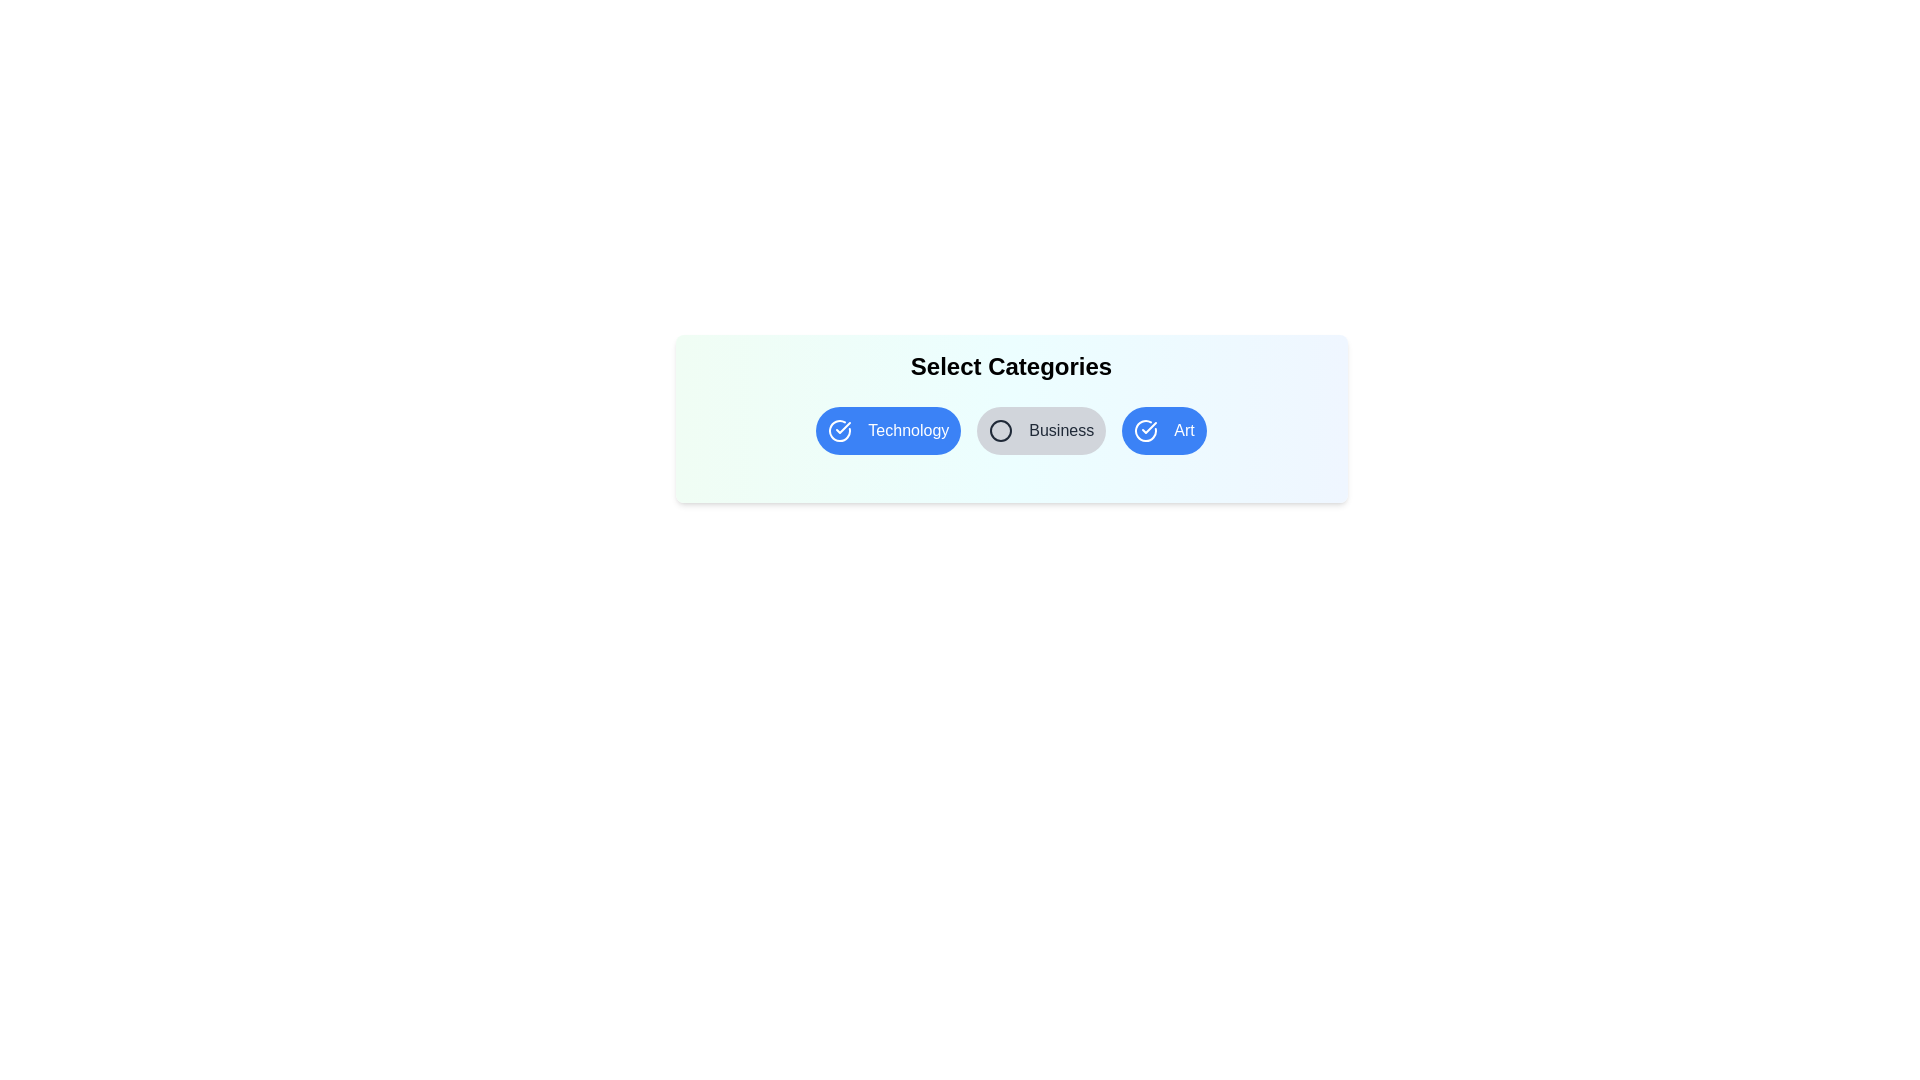 The image size is (1920, 1080). What do you see at coordinates (887, 430) in the screenshot?
I see `the tag labeled Technology to observe its hover effect` at bounding box center [887, 430].